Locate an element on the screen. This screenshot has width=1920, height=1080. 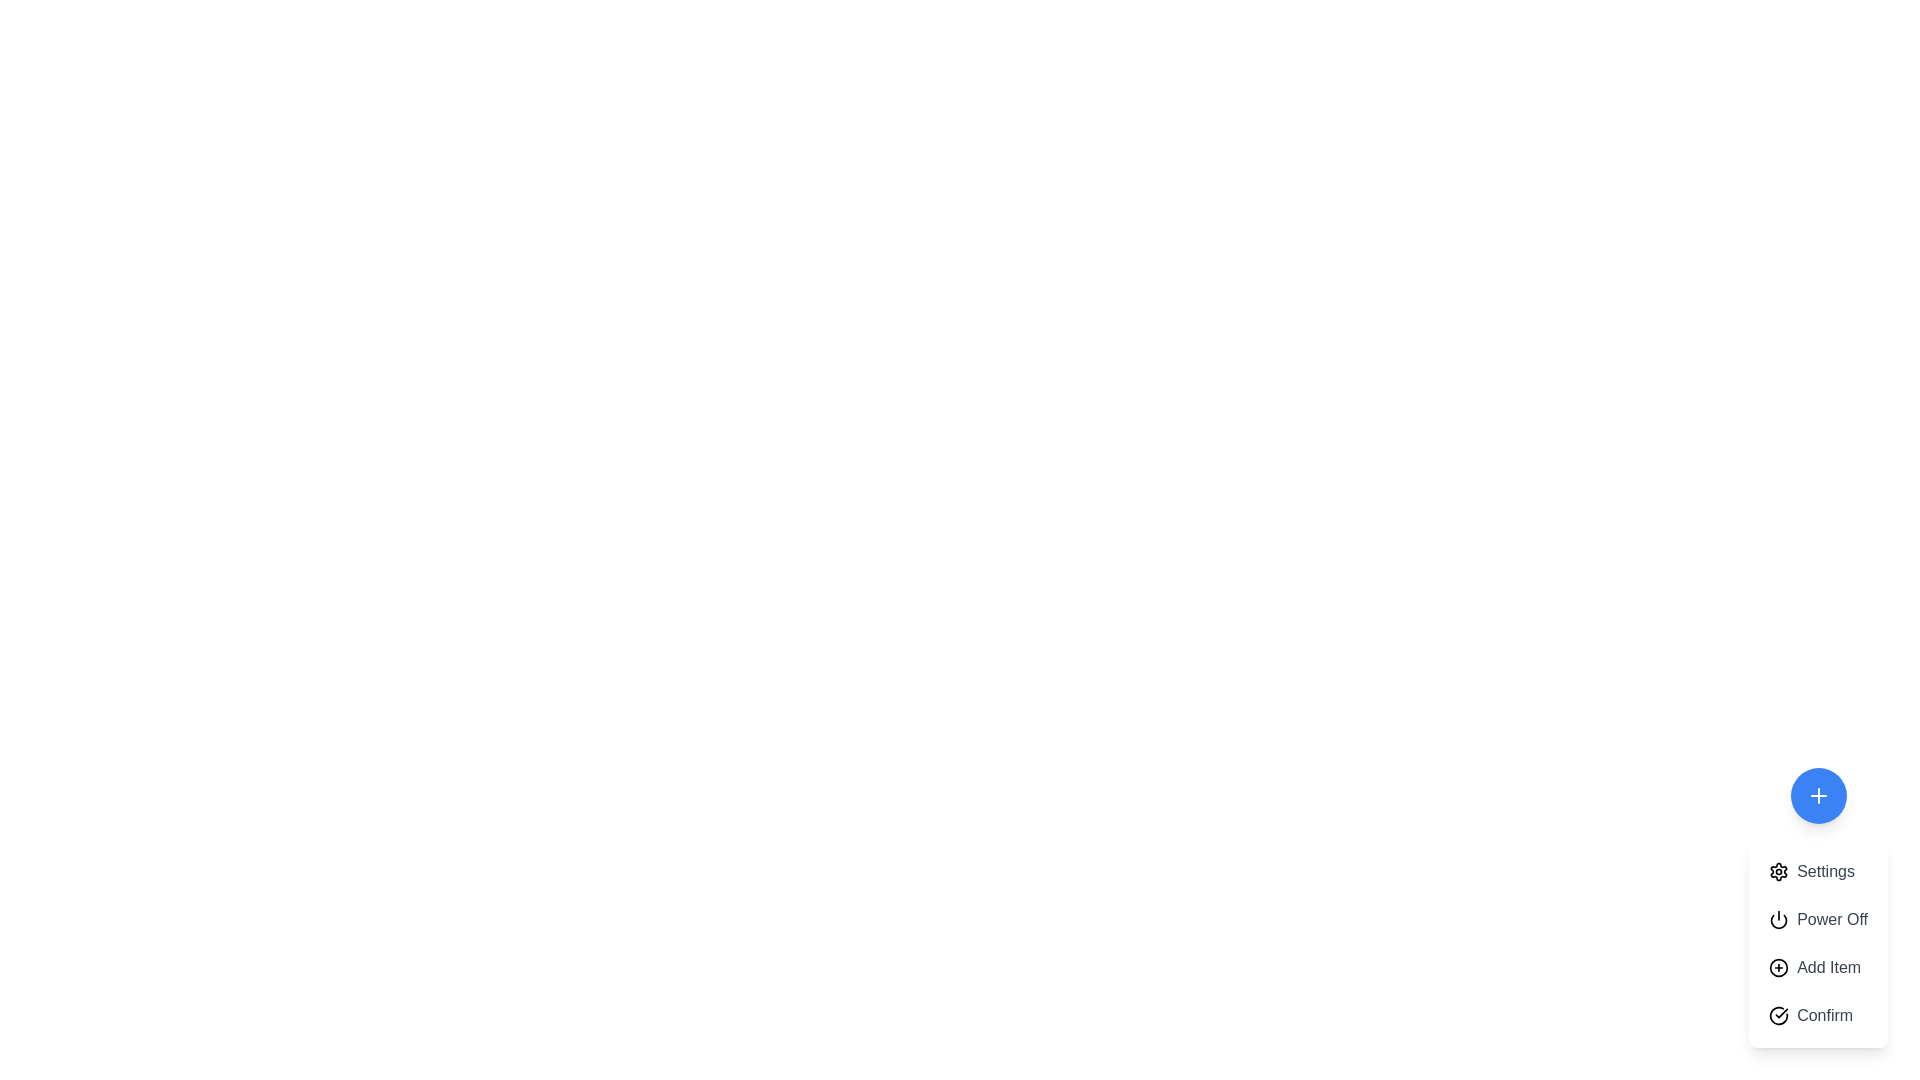
the 'Add Item' button to select it is located at coordinates (1818, 967).